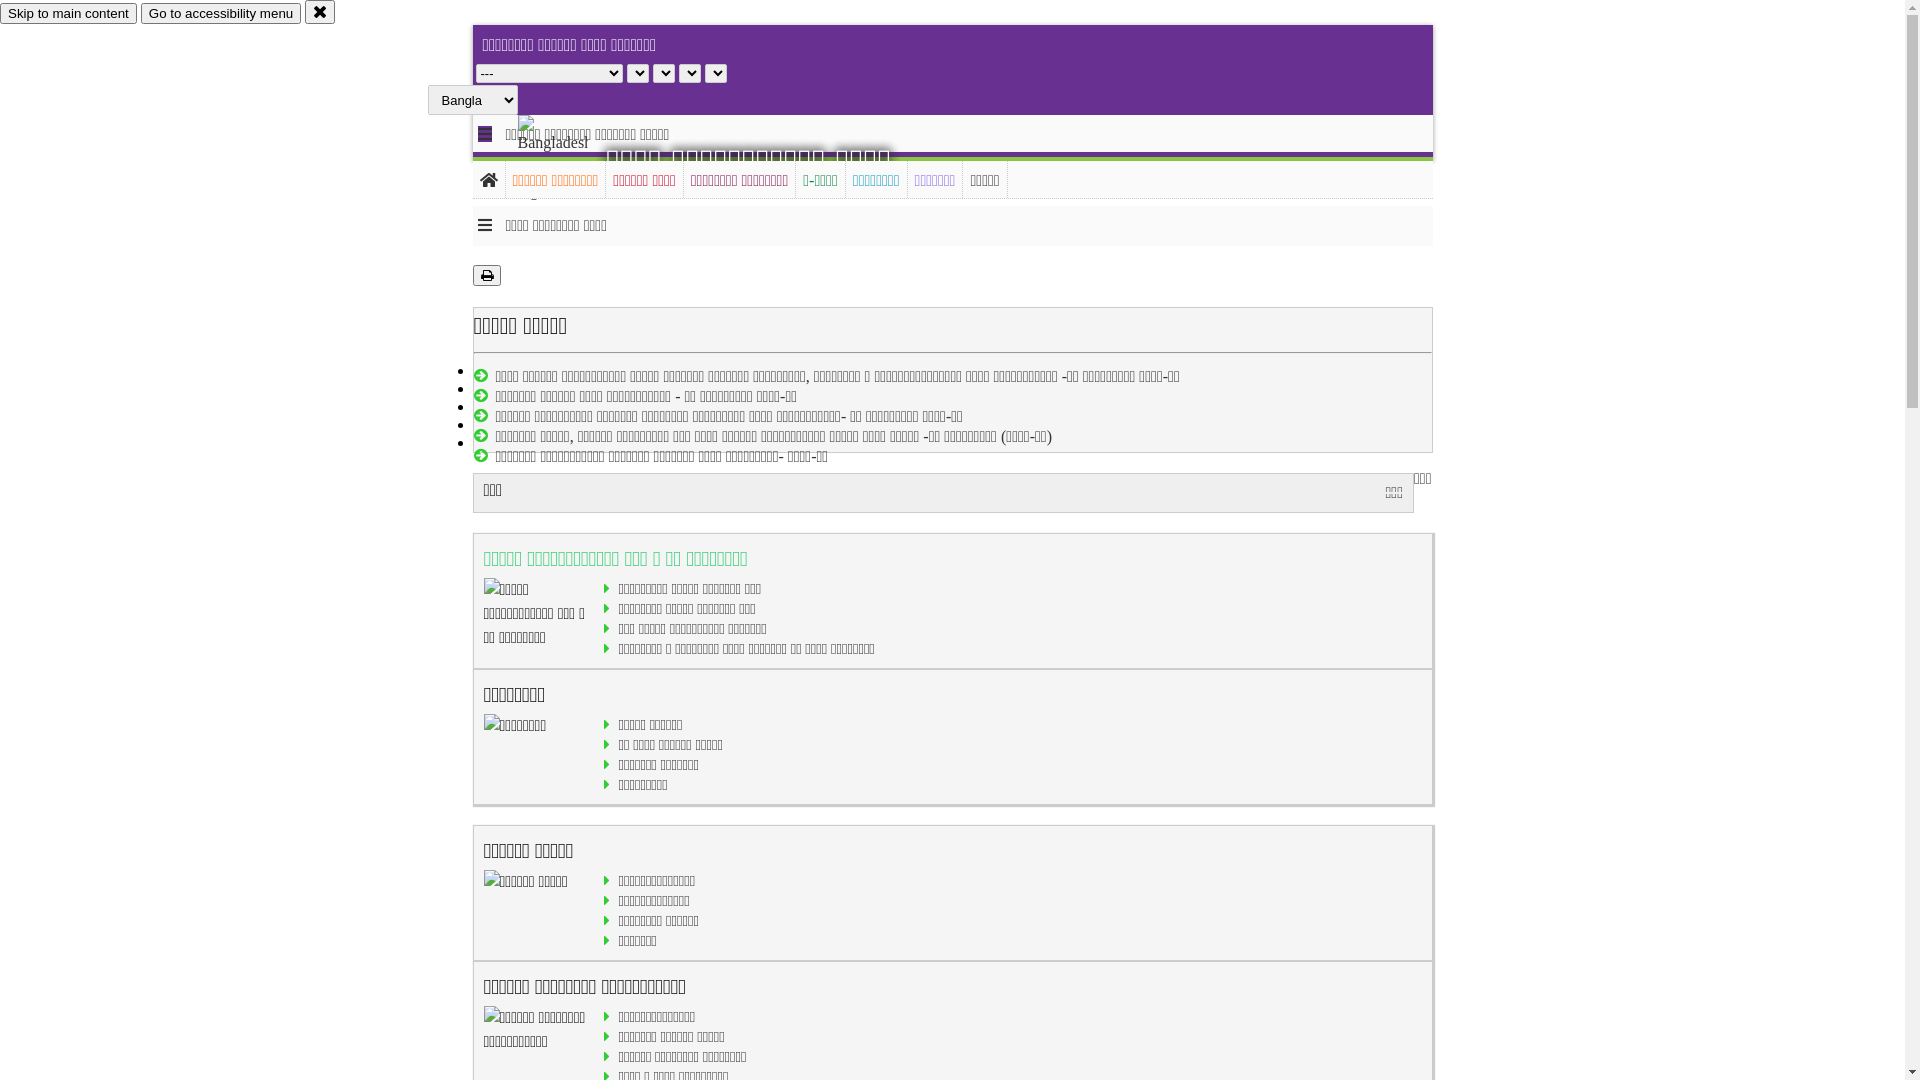 Image resolution: width=1920 pixels, height=1080 pixels. What do you see at coordinates (518, 157) in the screenshot?
I see `'` at bounding box center [518, 157].